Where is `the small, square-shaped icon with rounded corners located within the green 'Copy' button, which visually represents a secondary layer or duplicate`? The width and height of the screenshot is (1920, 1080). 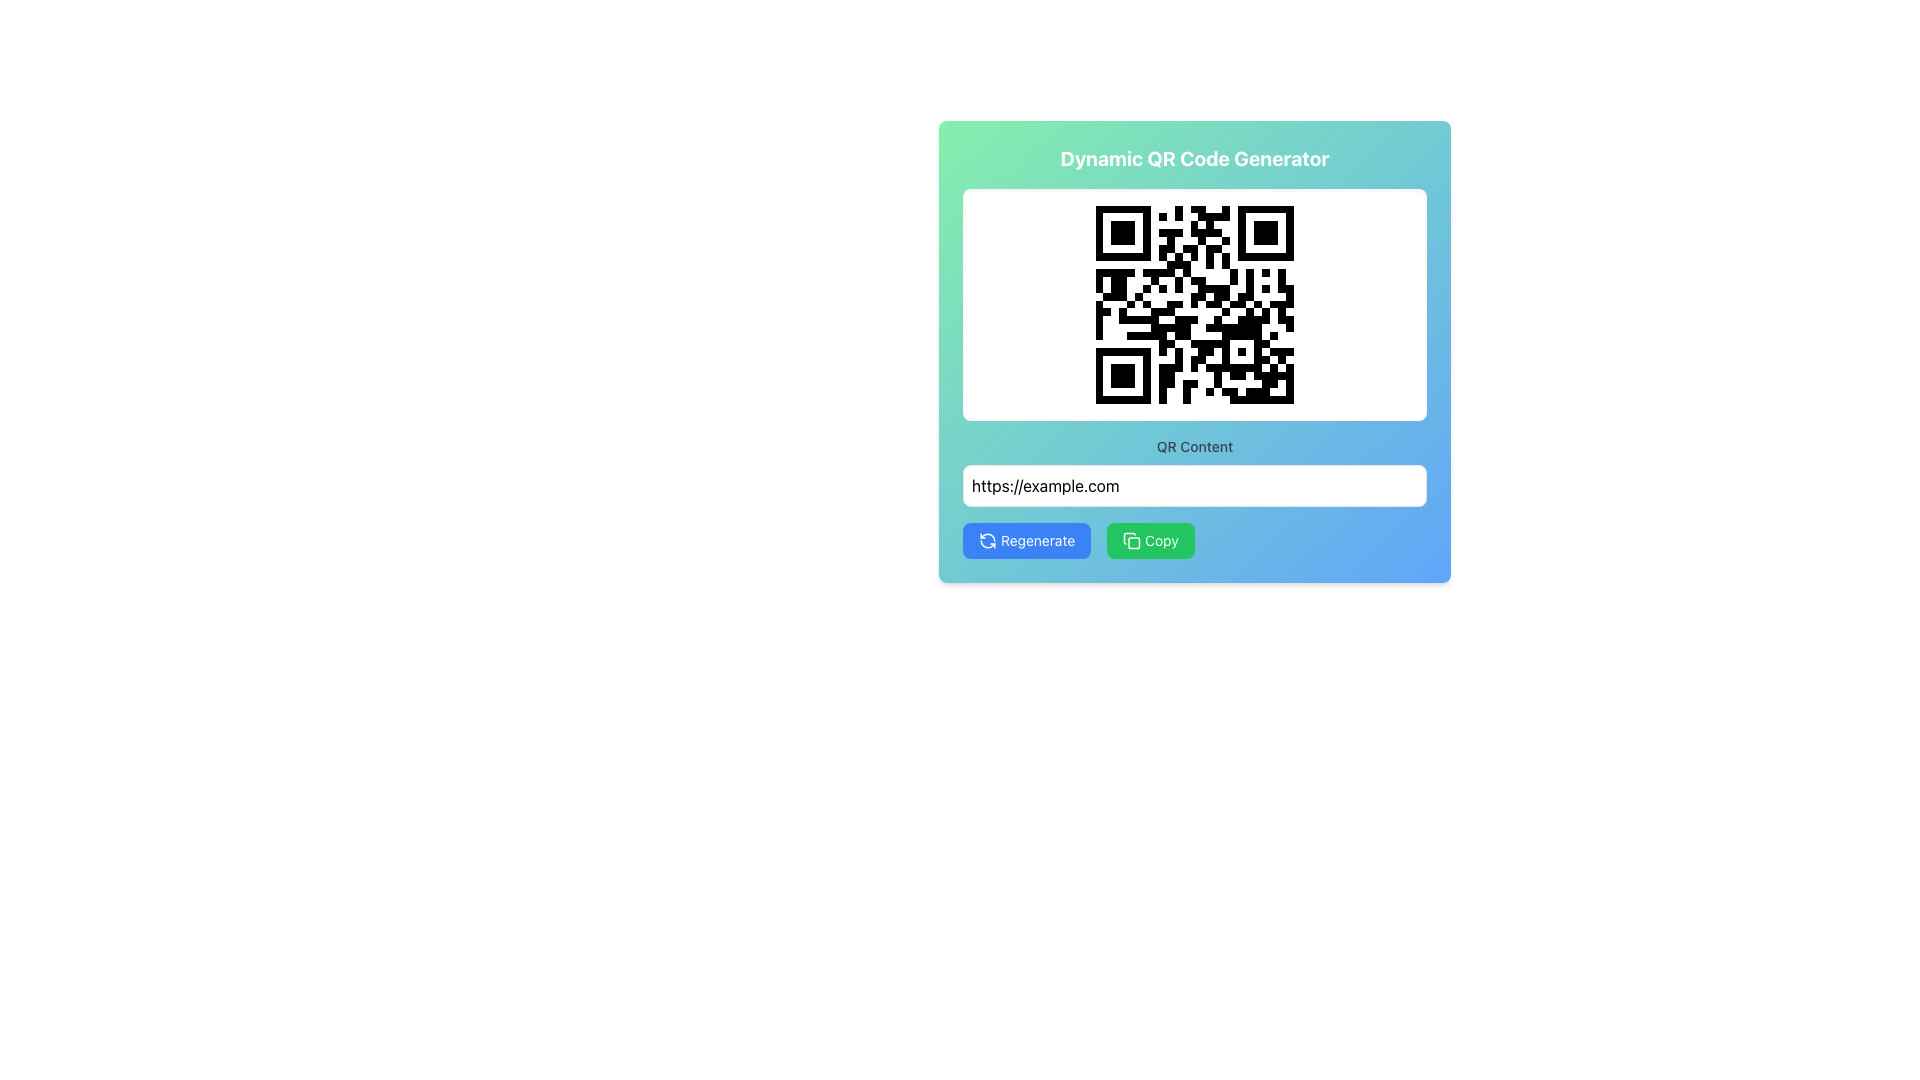
the small, square-shaped icon with rounded corners located within the green 'Copy' button, which visually represents a secondary layer or duplicate is located at coordinates (1132, 540).